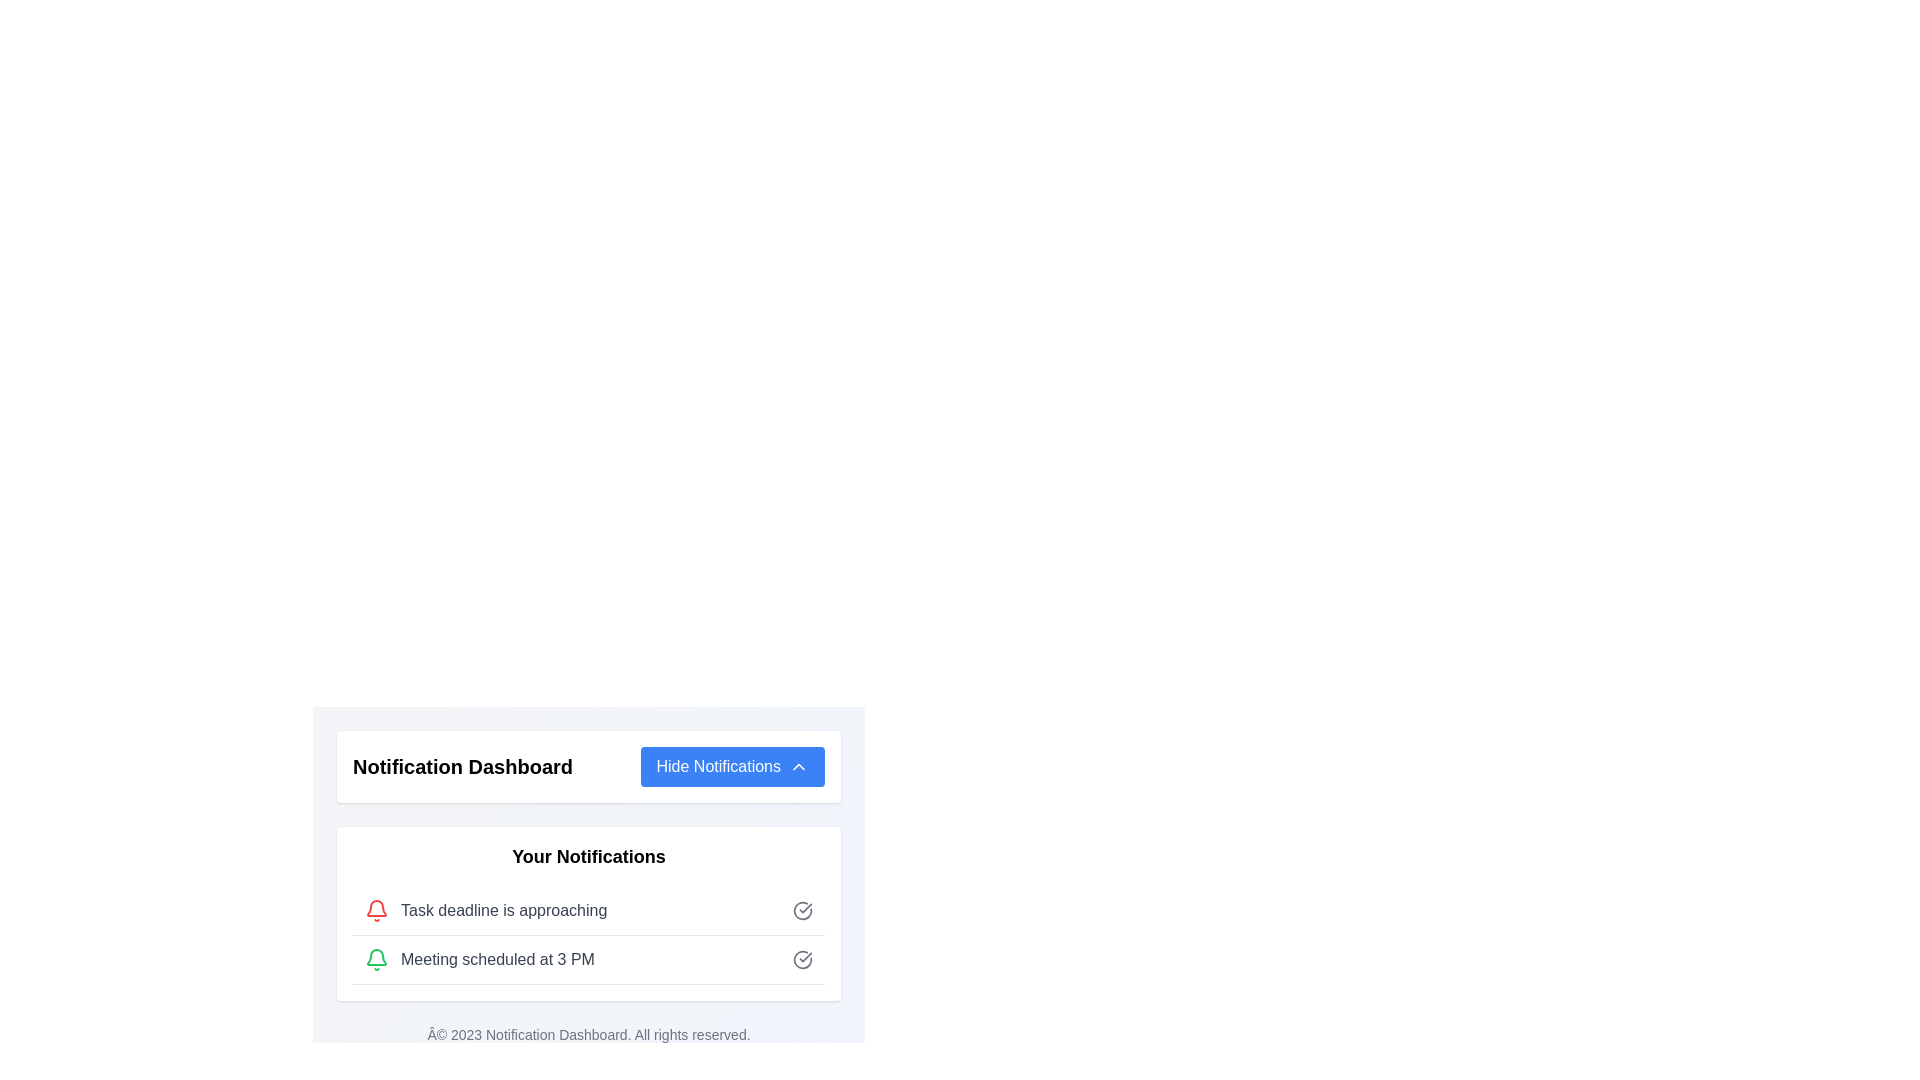  Describe the element at coordinates (588, 959) in the screenshot. I see `the checkmark icon on the second notification entry in the 'Your Notifications' section to mark the notification about the scheduled meeting at 3 PM as read` at that location.